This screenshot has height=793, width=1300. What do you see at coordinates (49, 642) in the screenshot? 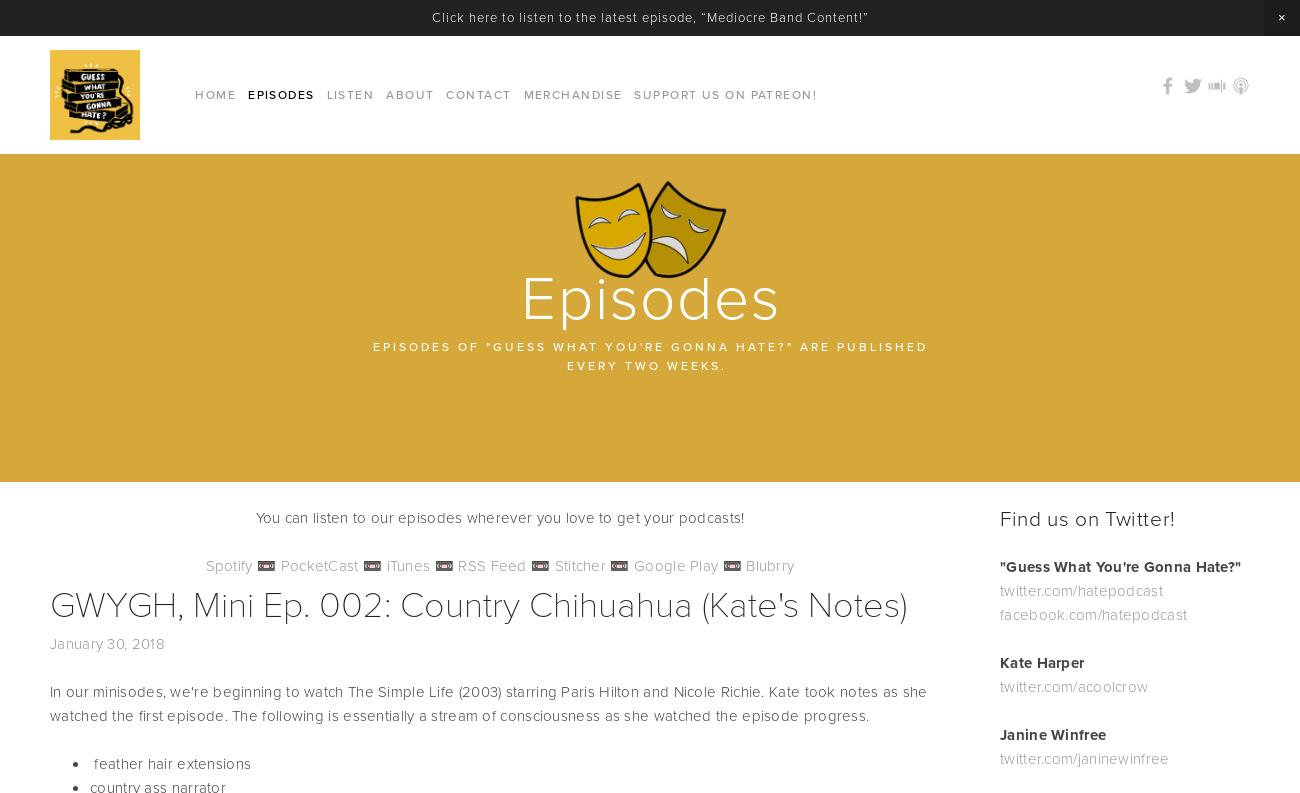
I see `'January 30, 2018'` at bounding box center [49, 642].